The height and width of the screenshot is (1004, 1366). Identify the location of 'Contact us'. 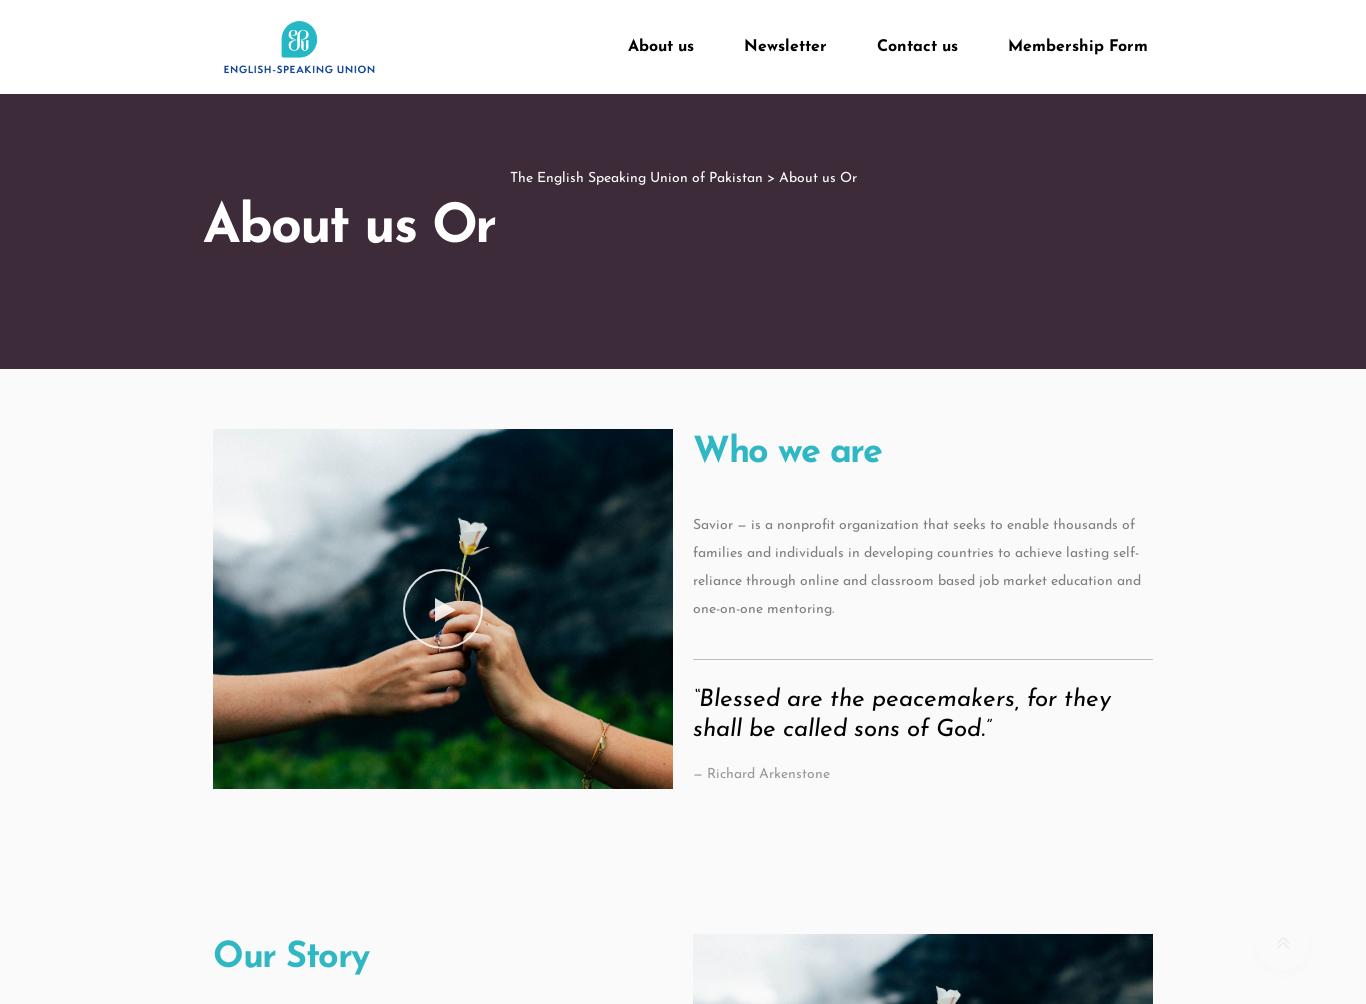
(875, 46).